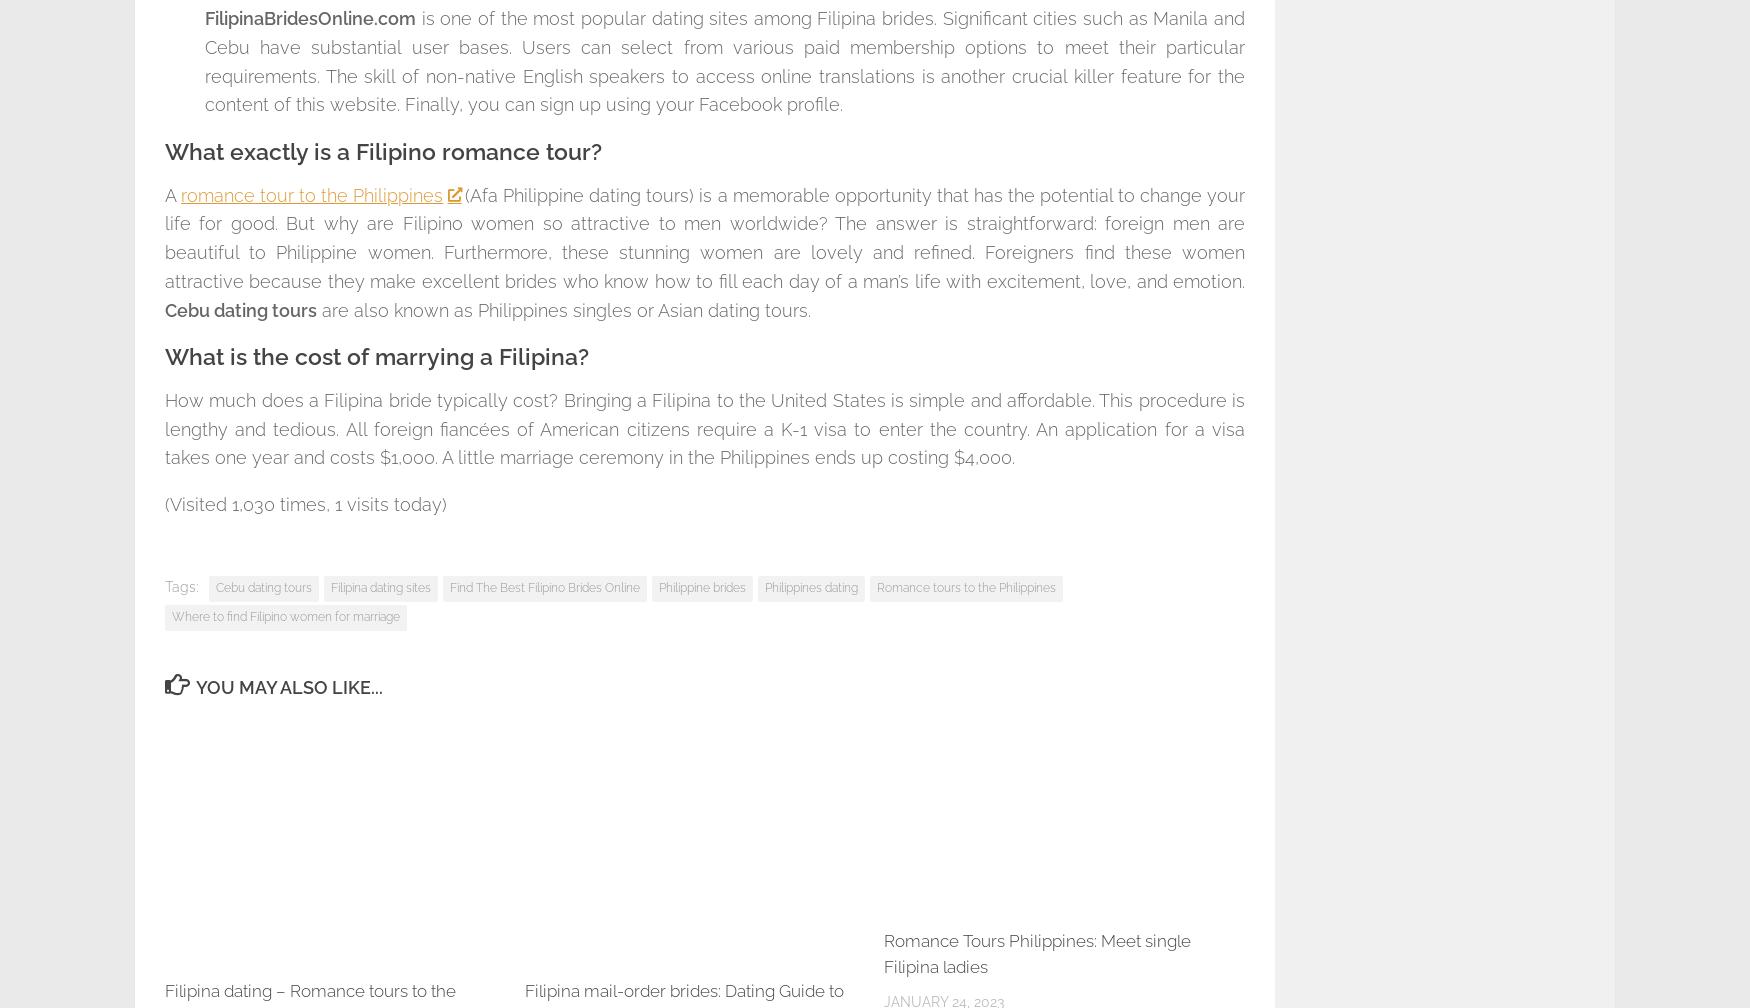  I want to click on 'are also known as Philippines singles or Asian dating tours.', so click(564, 309).